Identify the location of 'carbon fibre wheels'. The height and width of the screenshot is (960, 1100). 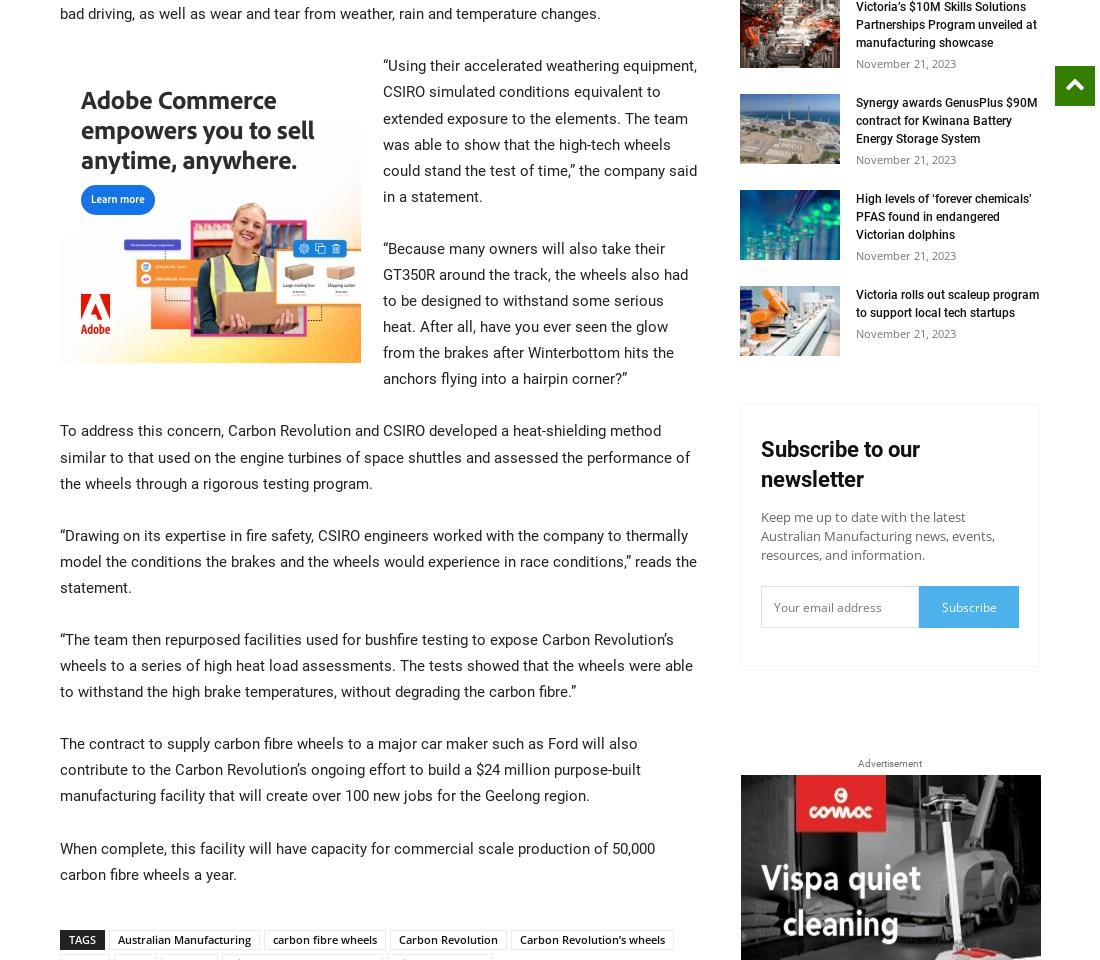
(273, 938).